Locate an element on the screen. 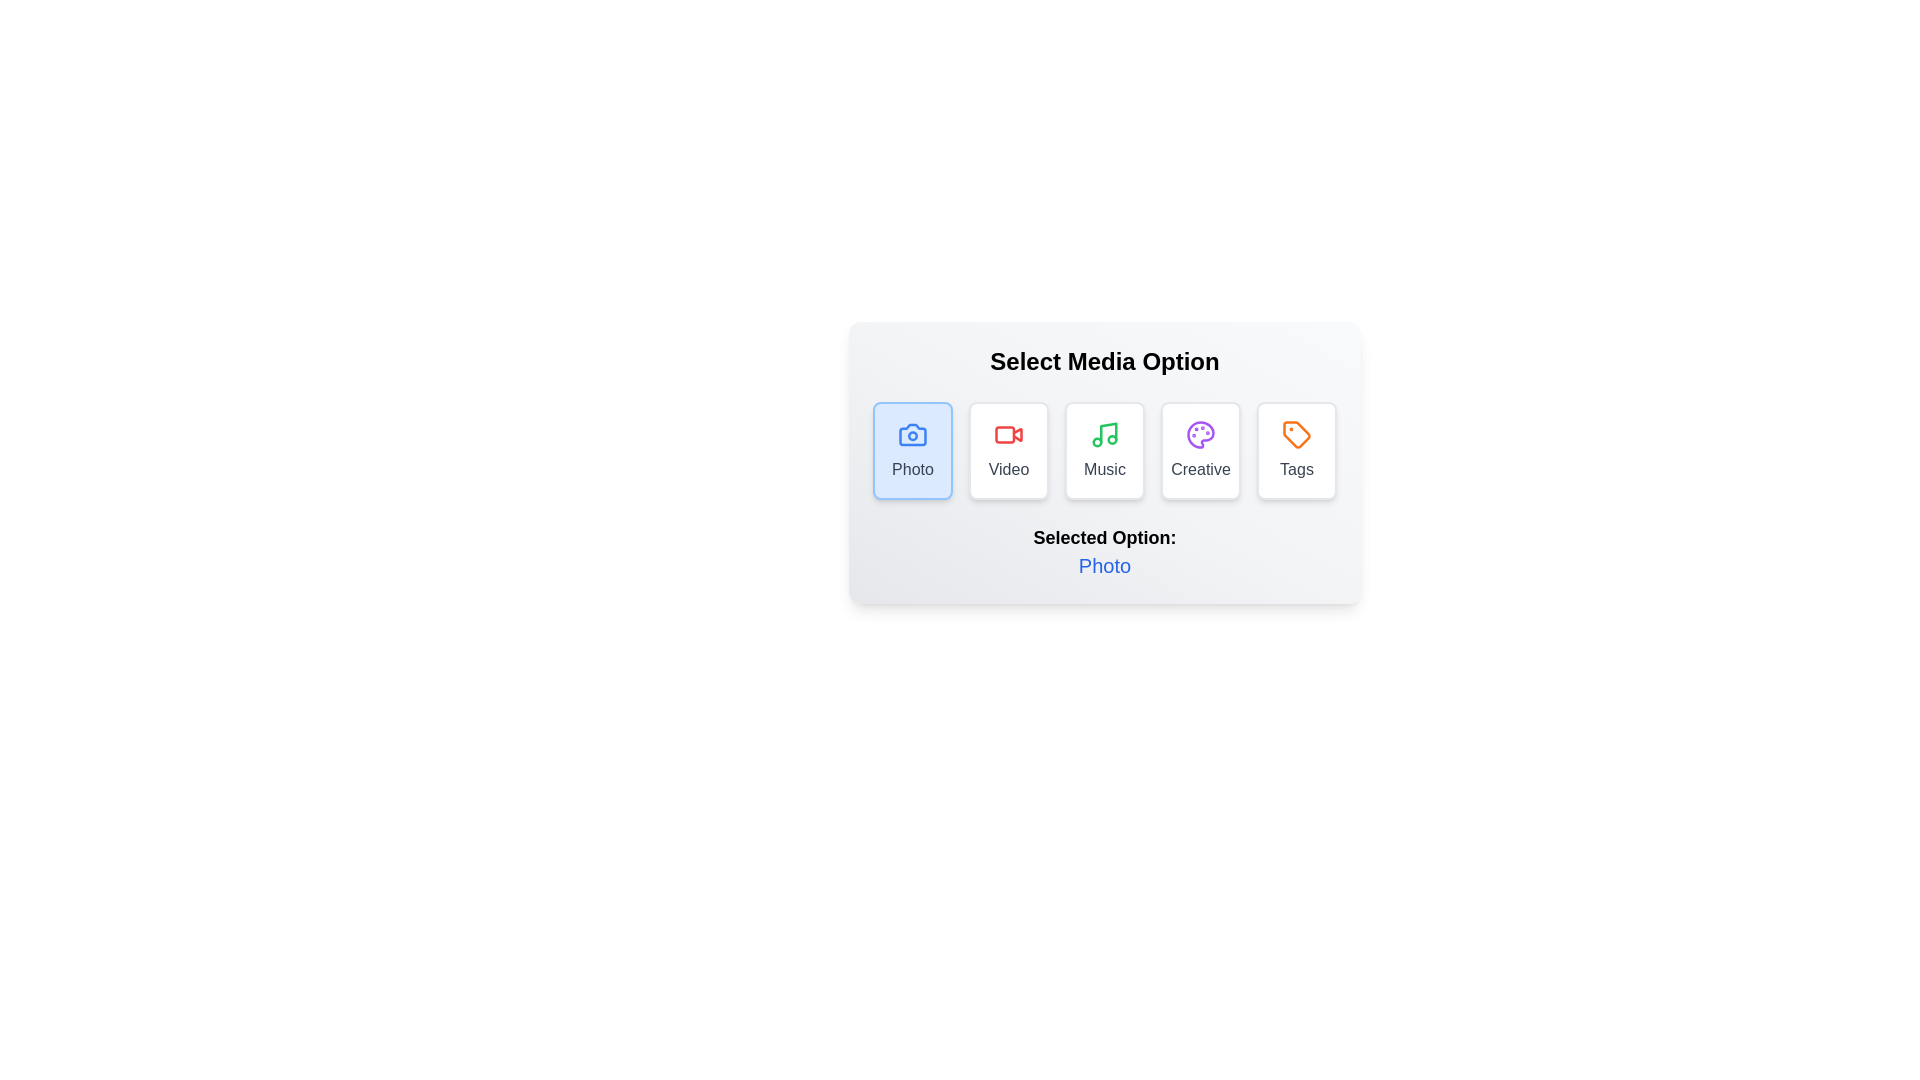 The width and height of the screenshot is (1920, 1080). the media option Photo by clicking on its corresponding button is located at coordinates (911, 451).